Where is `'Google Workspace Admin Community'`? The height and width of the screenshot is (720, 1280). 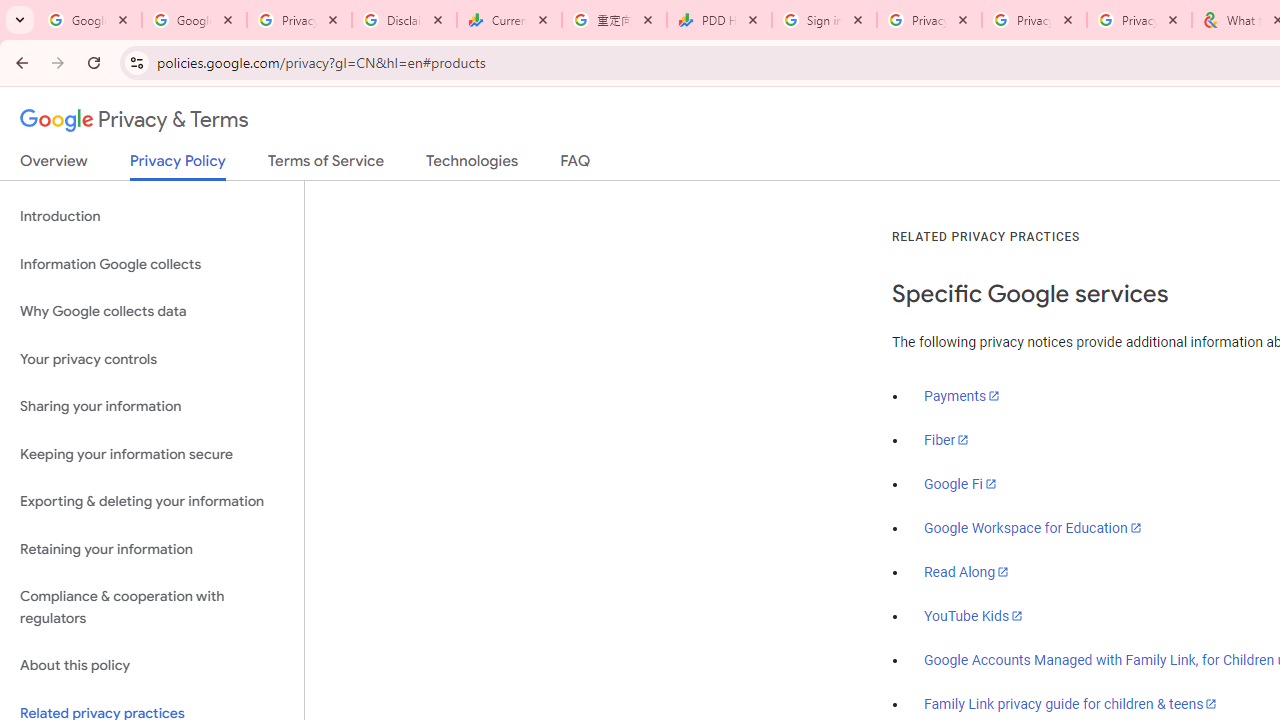 'Google Workspace Admin Community' is located at coordinates (88, 20).